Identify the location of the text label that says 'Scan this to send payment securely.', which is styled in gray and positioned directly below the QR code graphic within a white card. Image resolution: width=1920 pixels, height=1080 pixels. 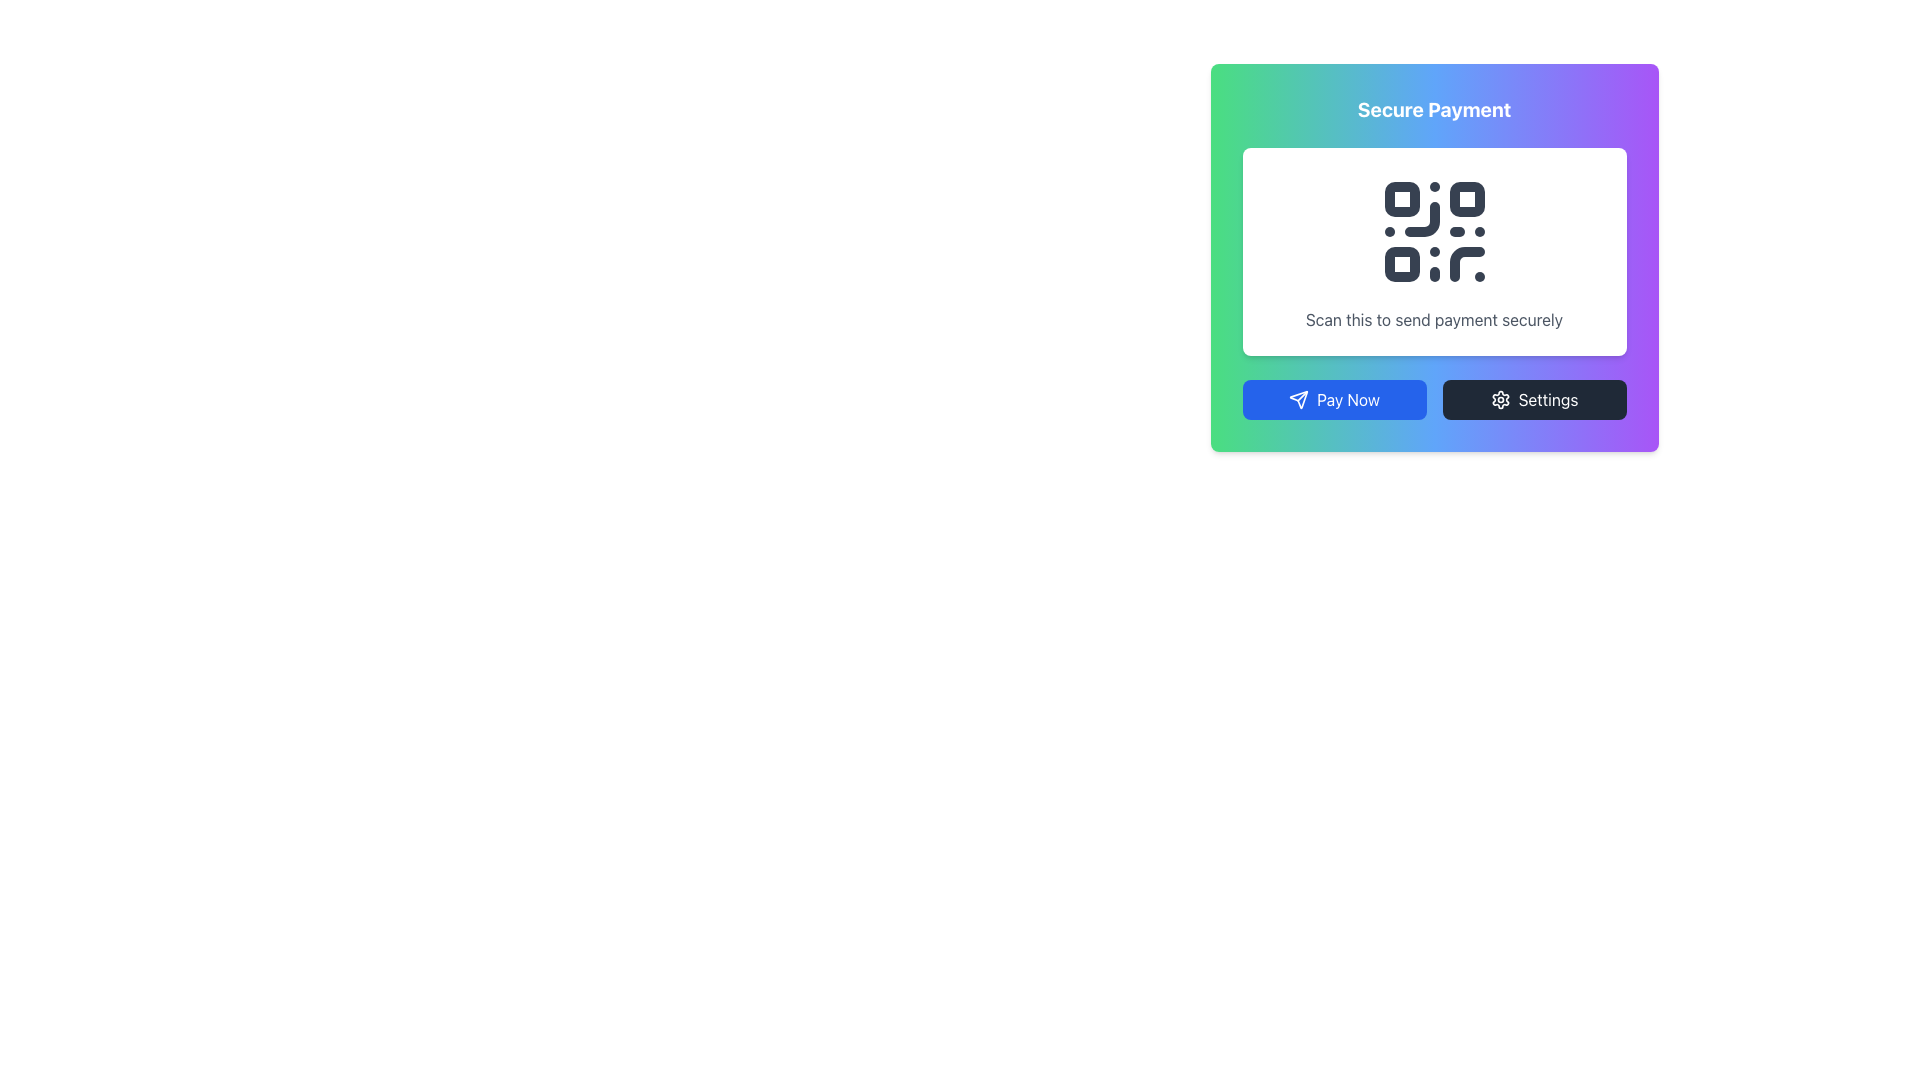
(1433, 319).